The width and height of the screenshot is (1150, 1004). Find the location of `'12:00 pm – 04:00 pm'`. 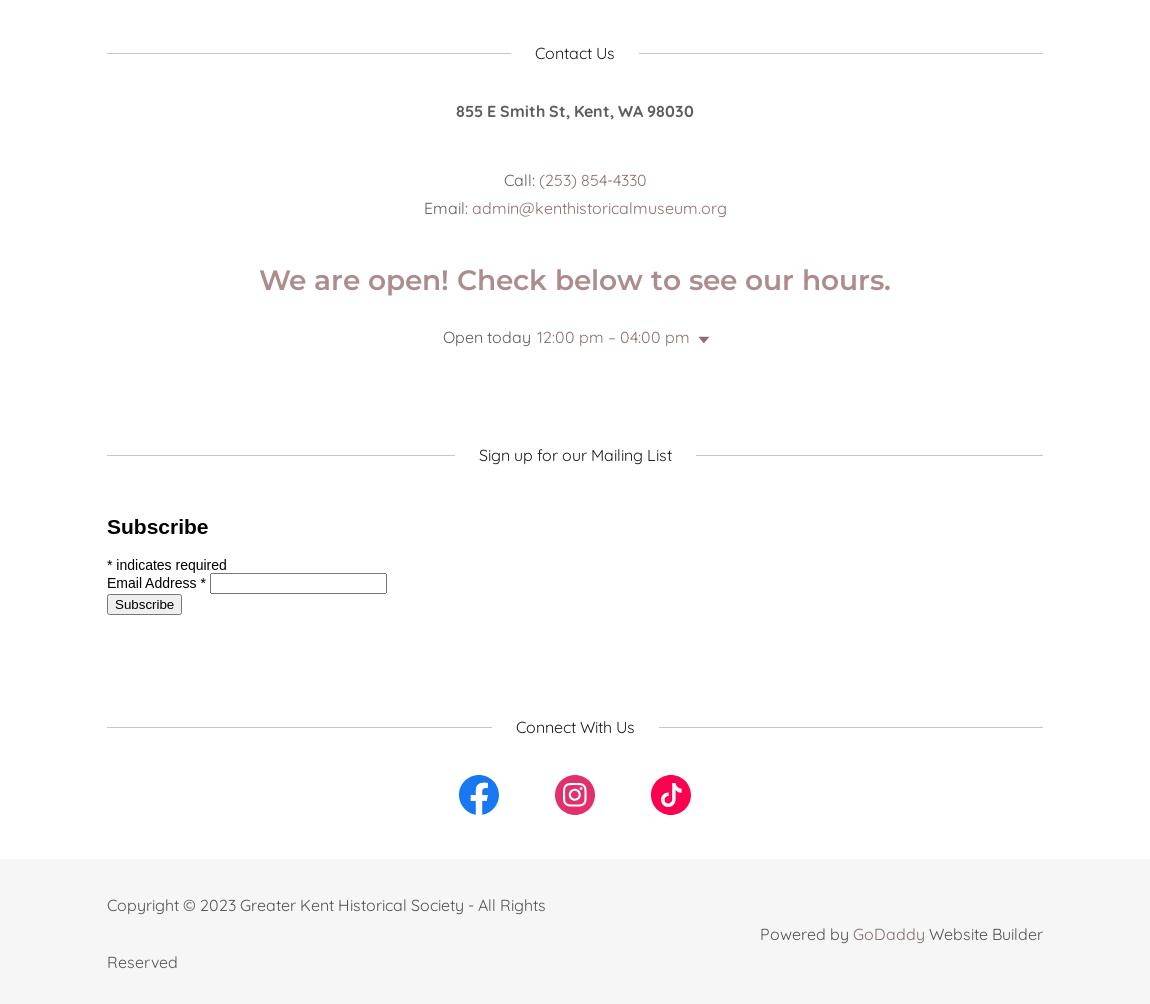

'12:00 pm – 04:00 pm' is located at coordinates (611, 337).